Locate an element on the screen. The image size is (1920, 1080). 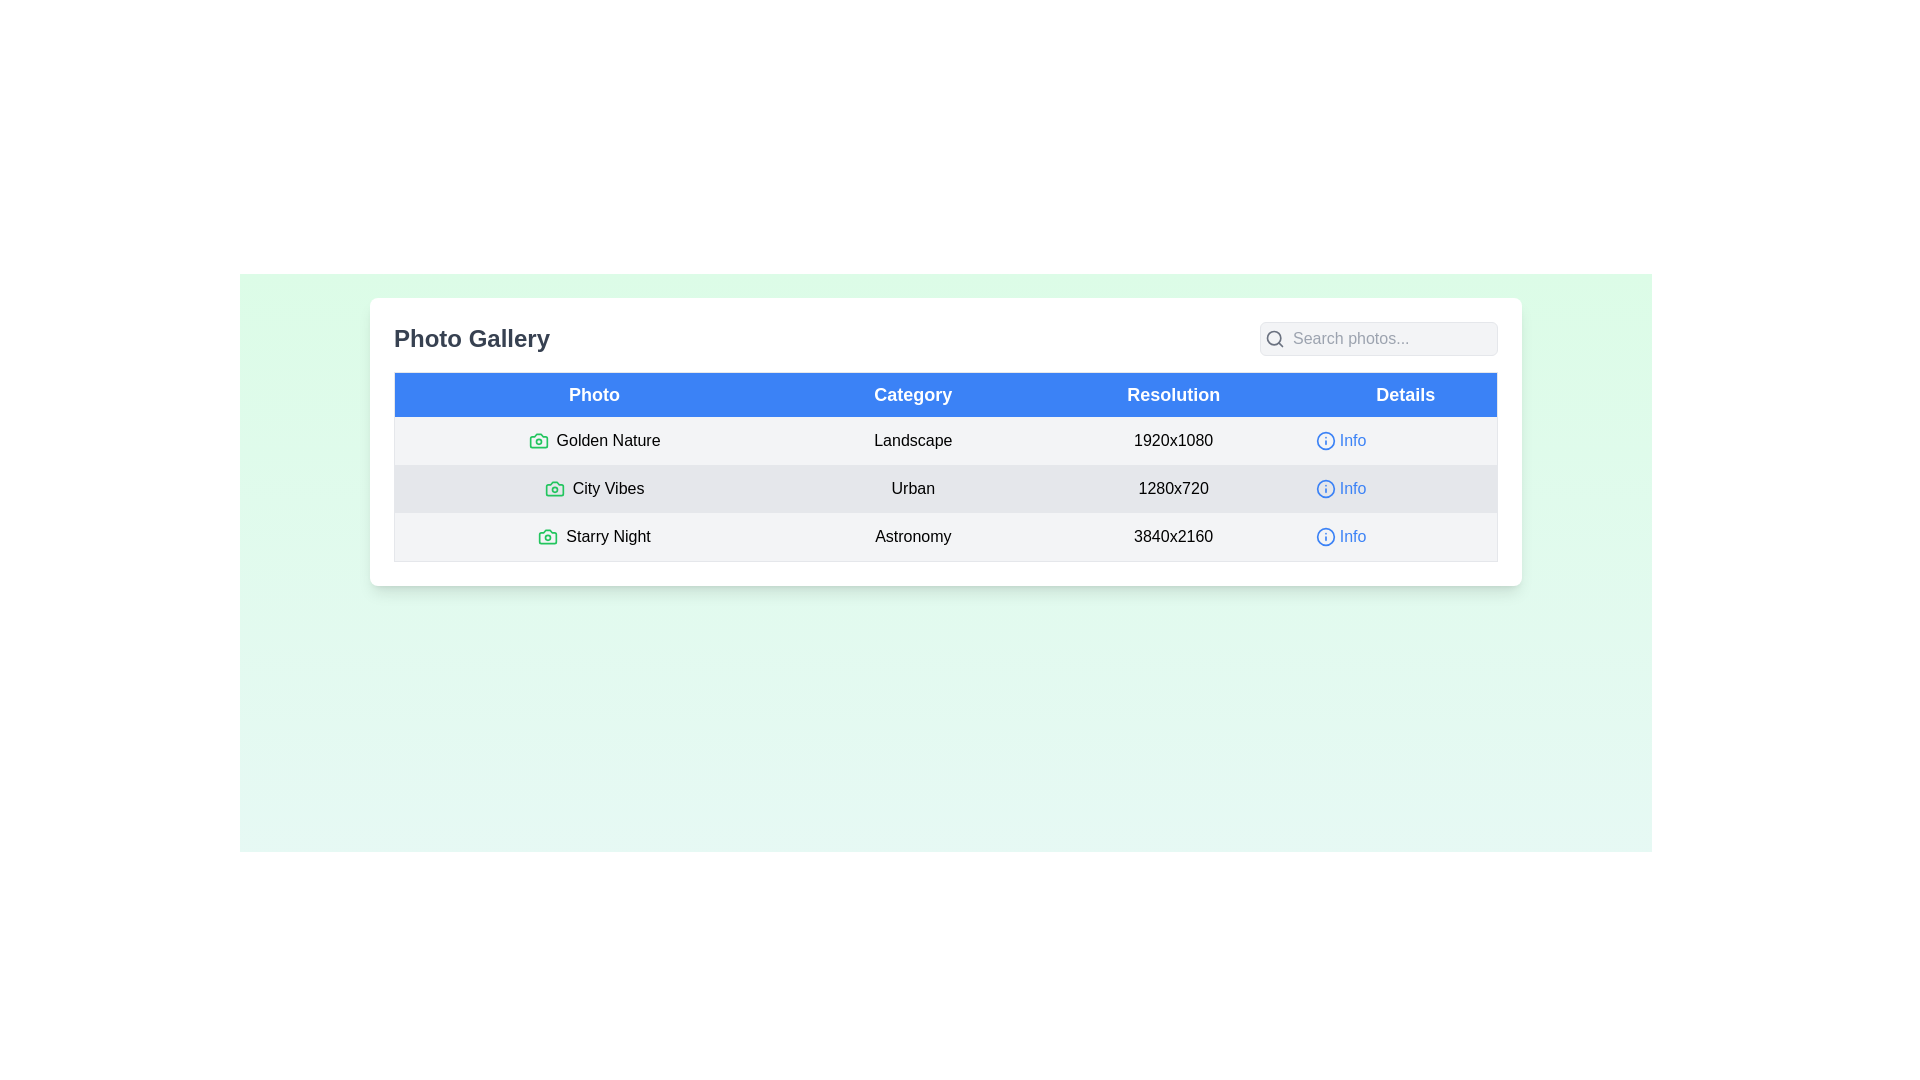
the camera icon with a green outline located to the left of the text 'Starry Night' in the last row of the table is located at coordinates (548, 535).